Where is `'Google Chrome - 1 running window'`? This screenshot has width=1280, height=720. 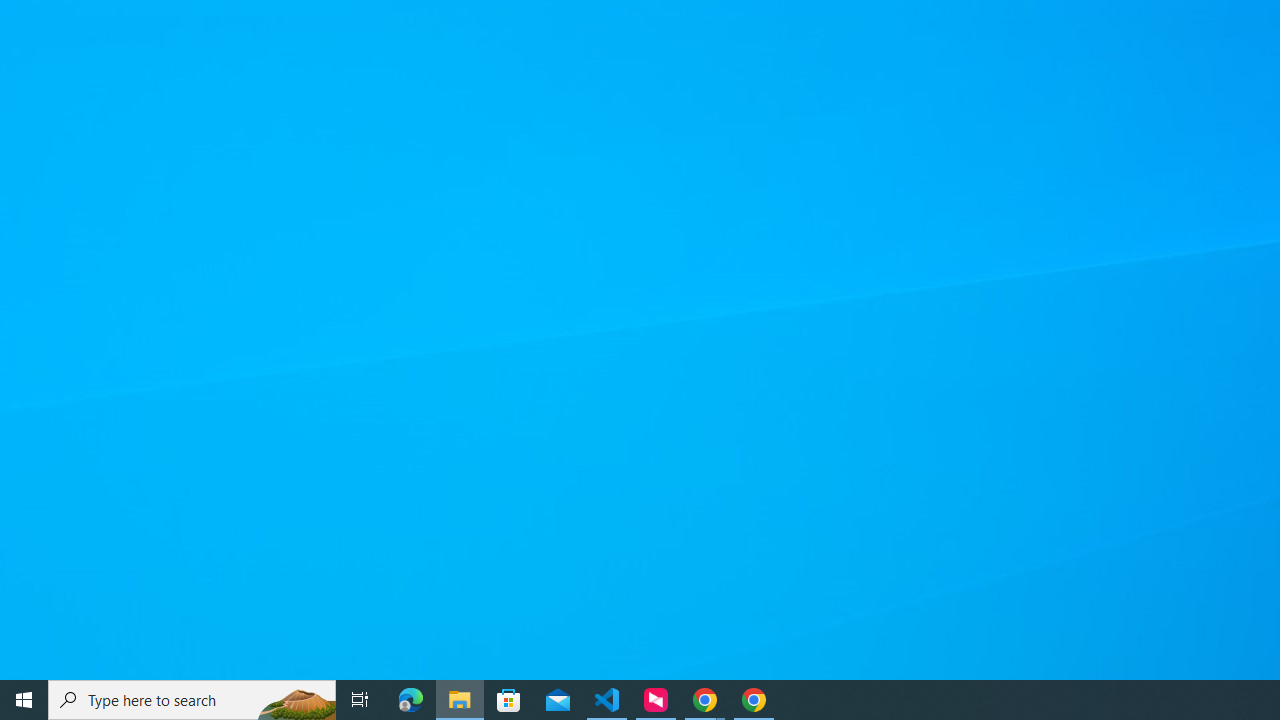
'Google Chrome - 1 running window' is located at coordinates (753, 698).